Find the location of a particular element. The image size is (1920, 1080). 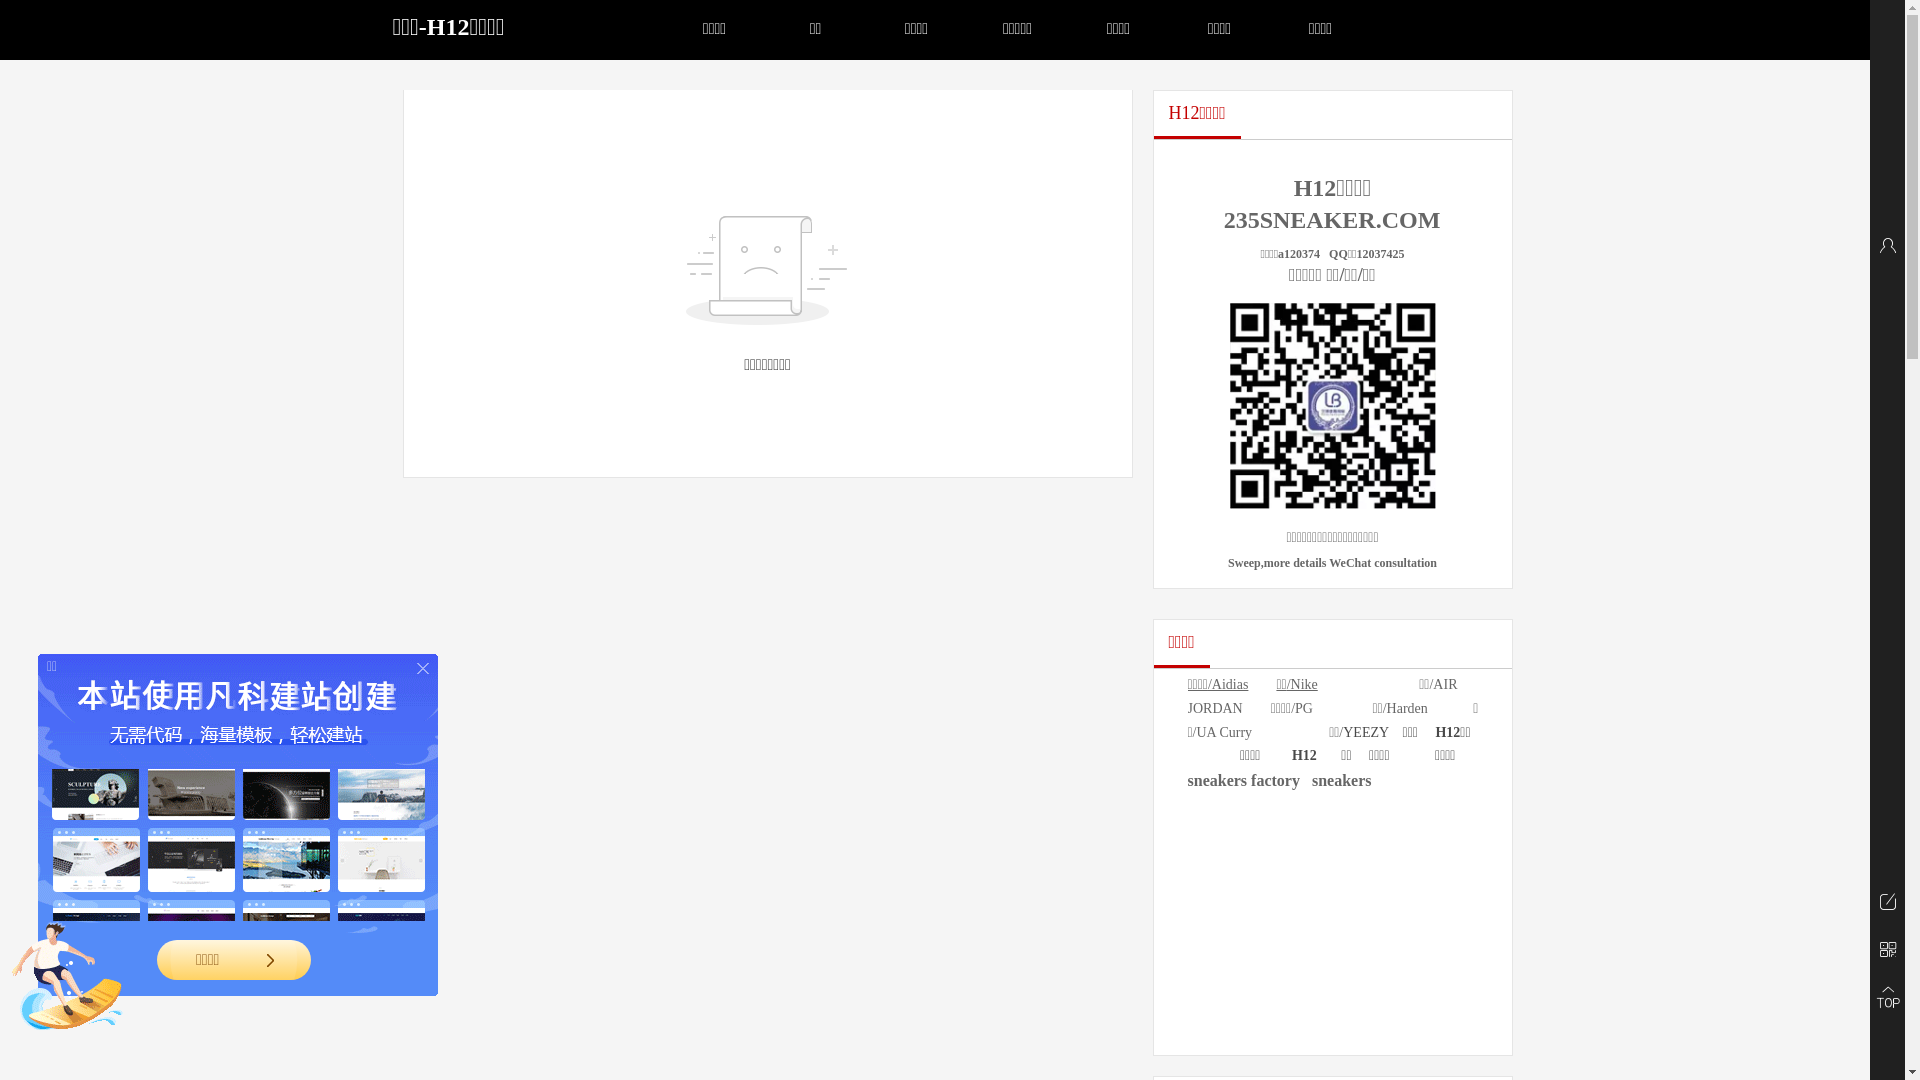

'sneakers factory' is located at coordinates (1242, 780).